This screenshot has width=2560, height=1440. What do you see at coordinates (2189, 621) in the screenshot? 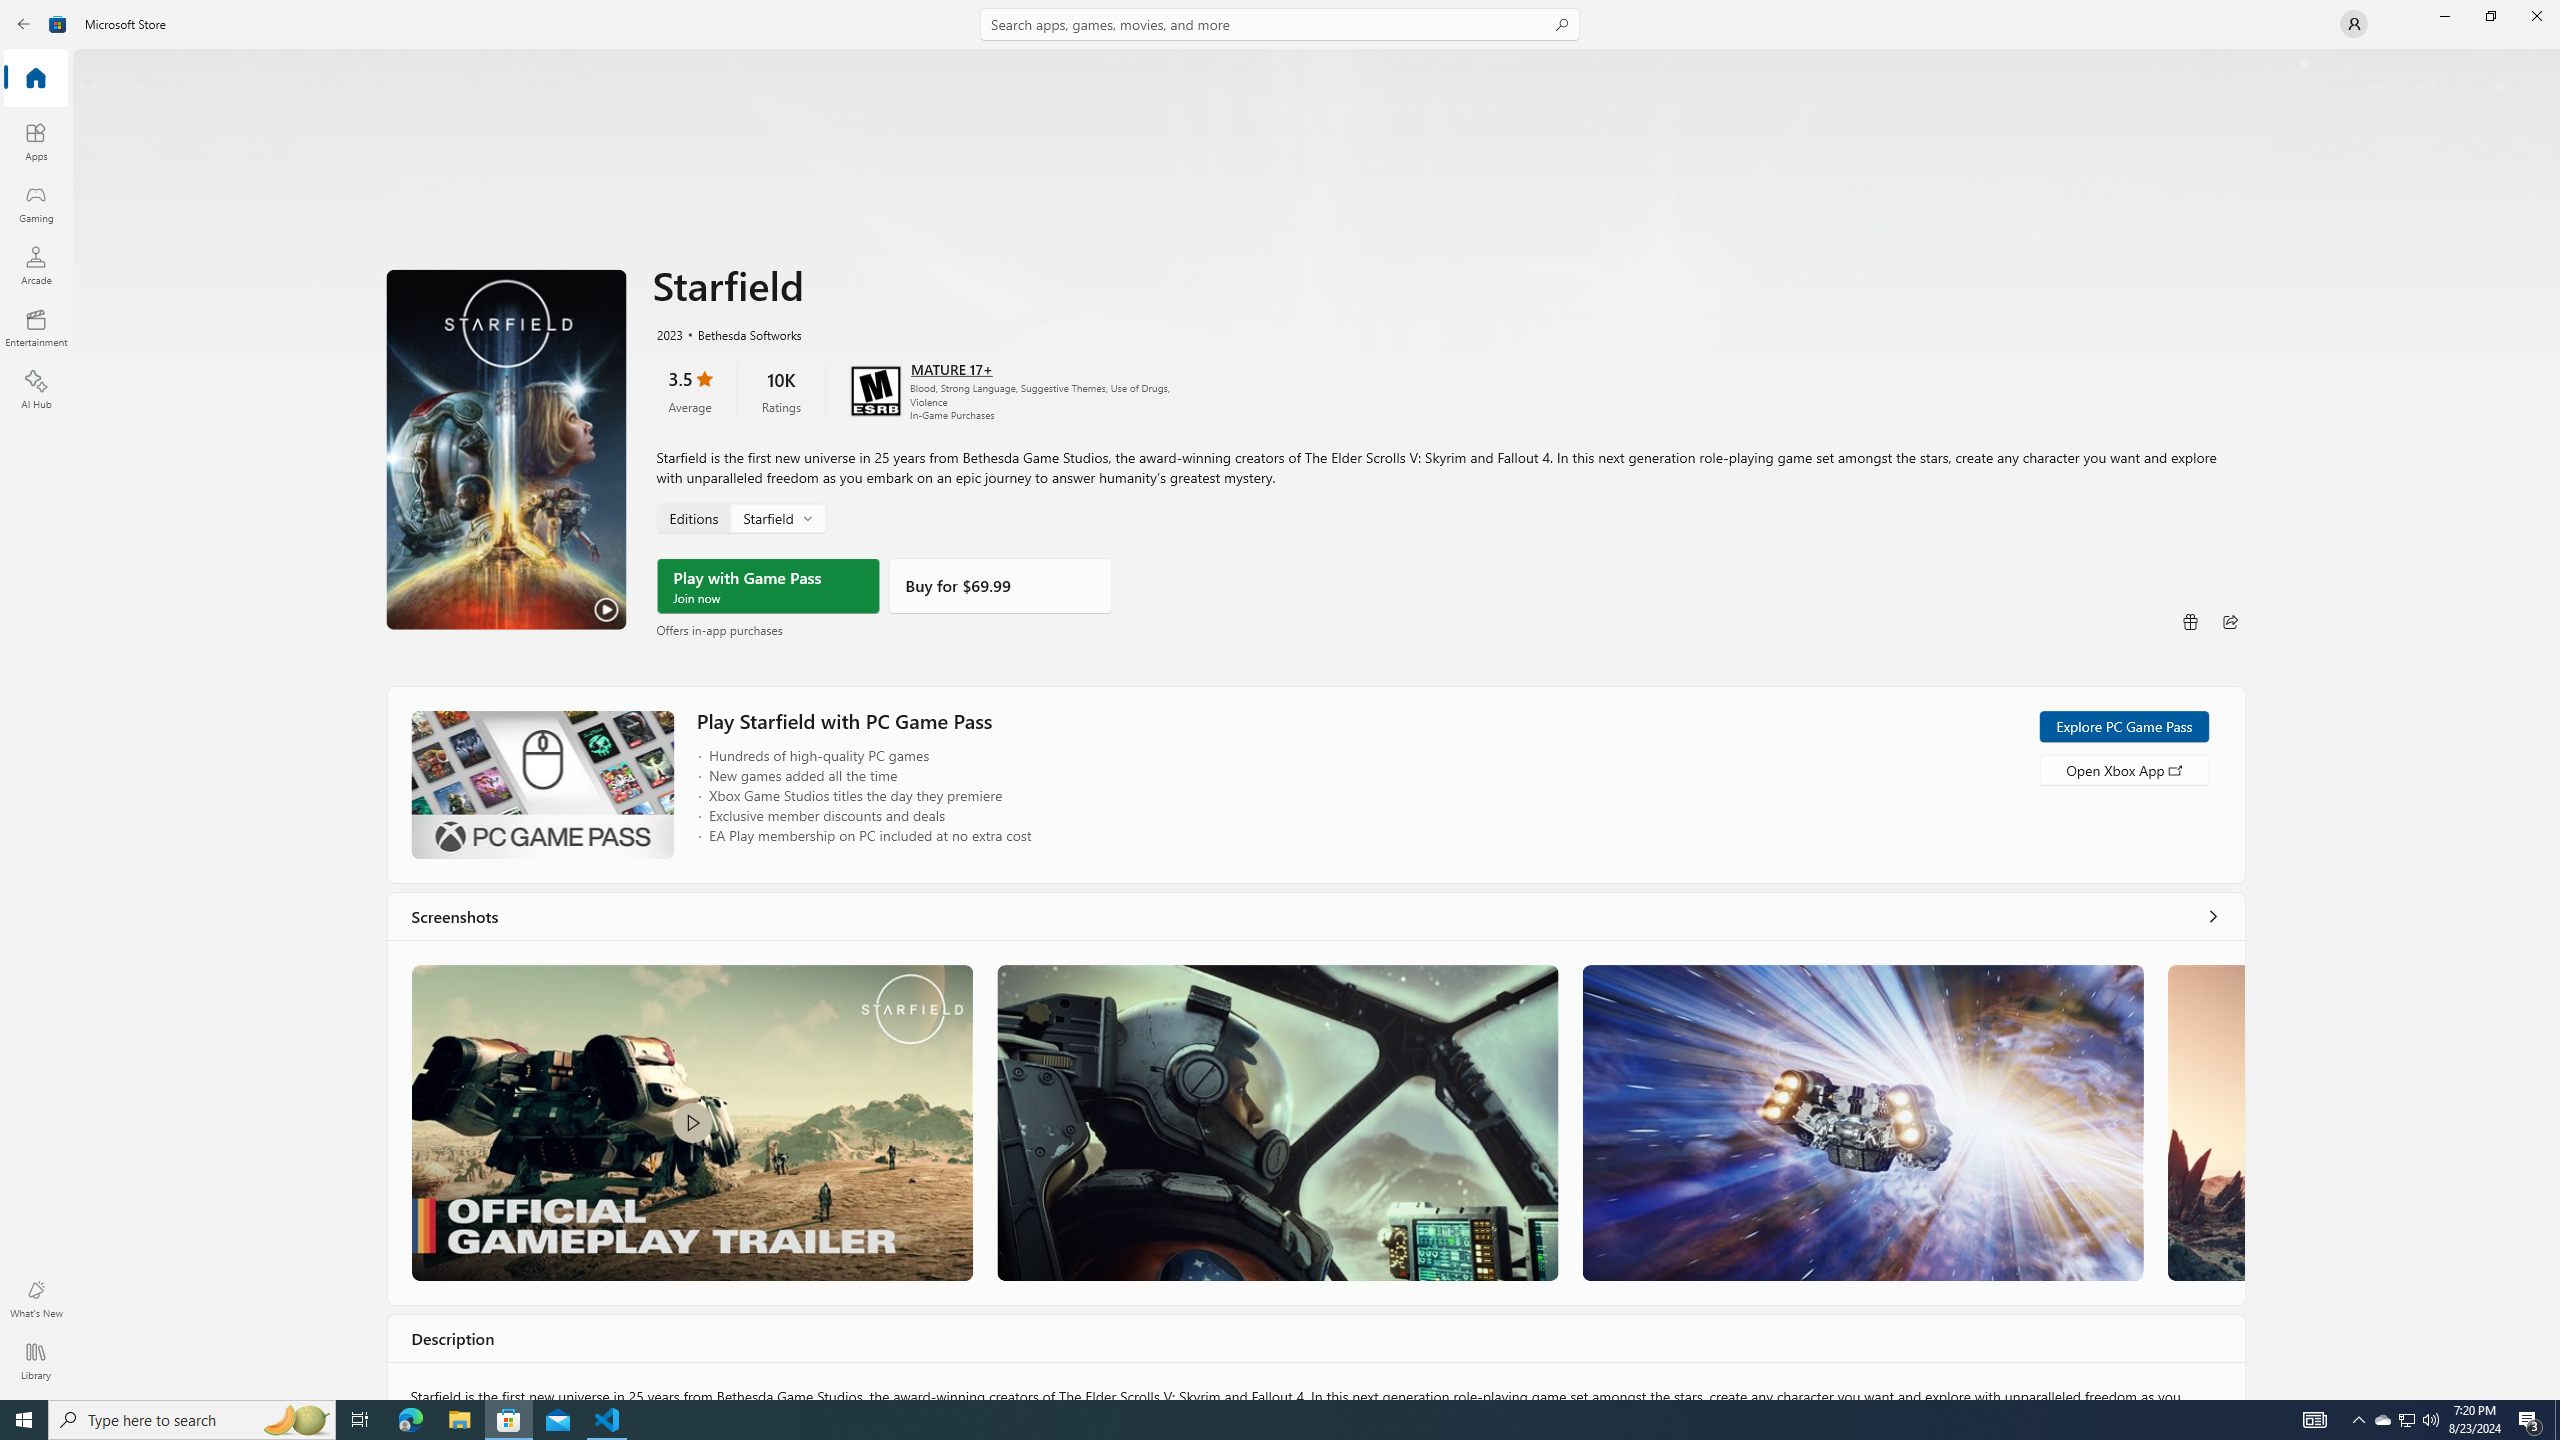
I see `'Buy as gift'` at bounding box center [2189, 621].